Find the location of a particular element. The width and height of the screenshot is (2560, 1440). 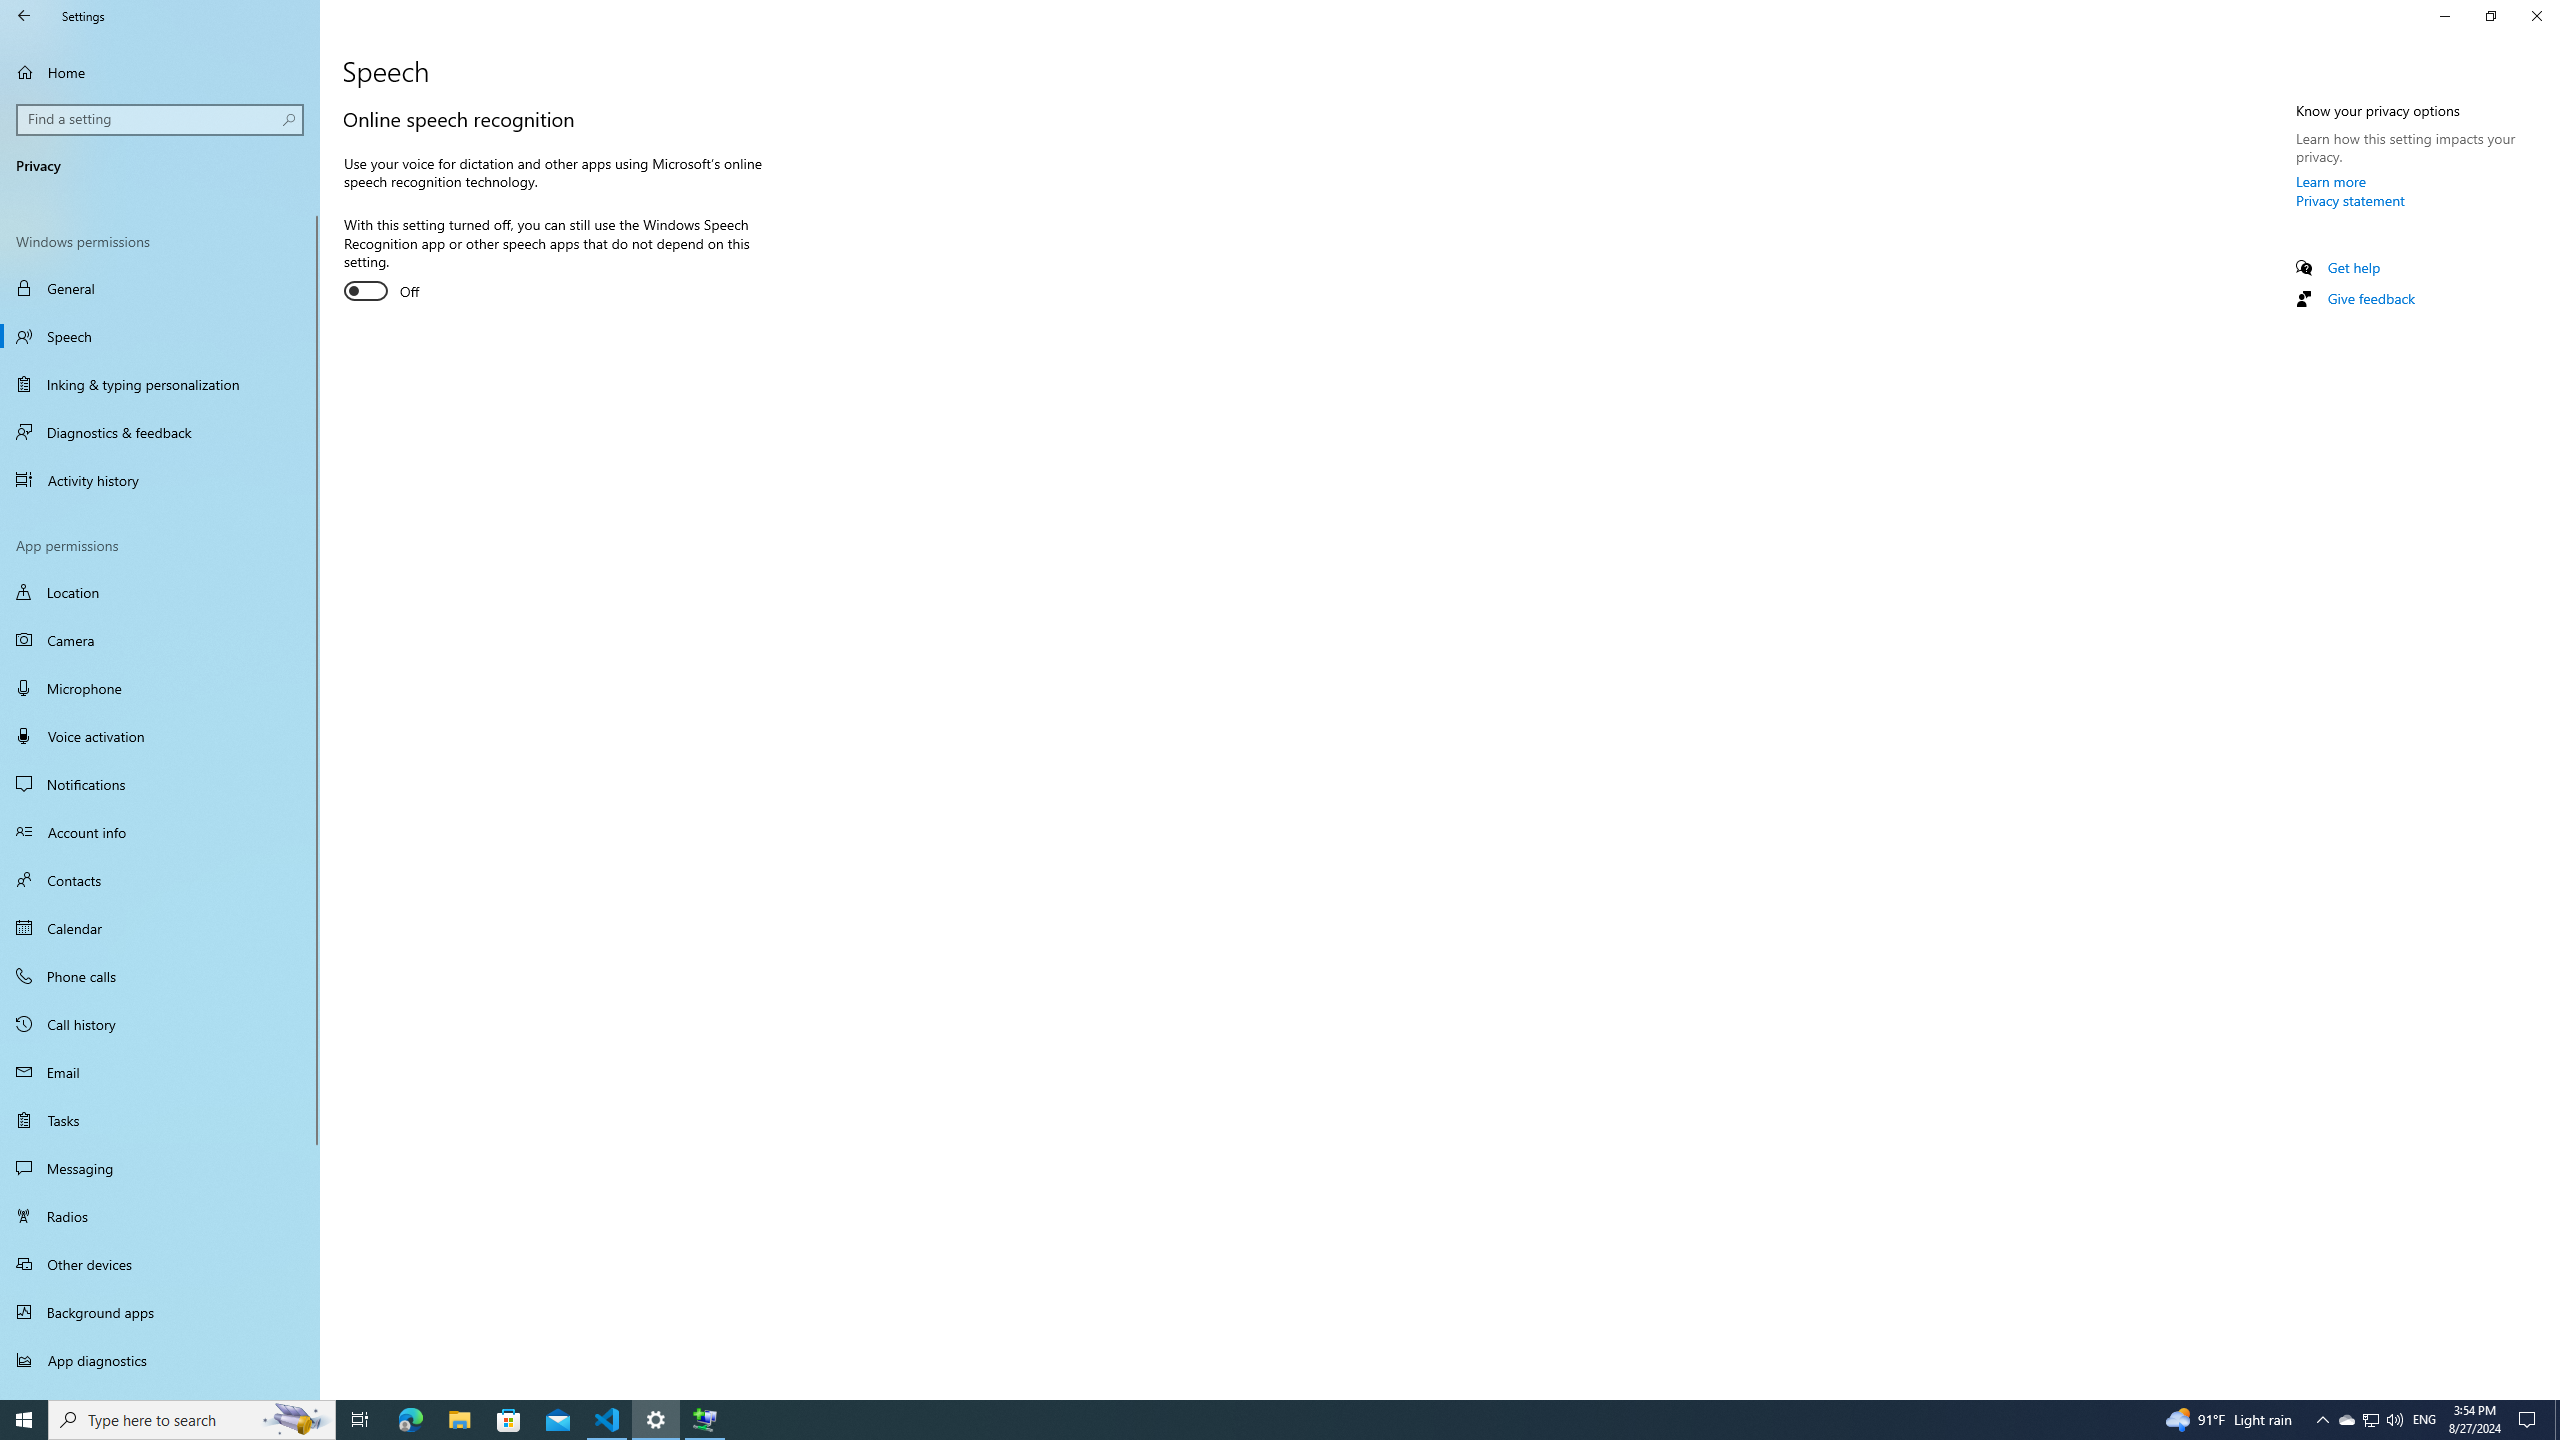

'Calendar' is located at coordinates (159, 927).